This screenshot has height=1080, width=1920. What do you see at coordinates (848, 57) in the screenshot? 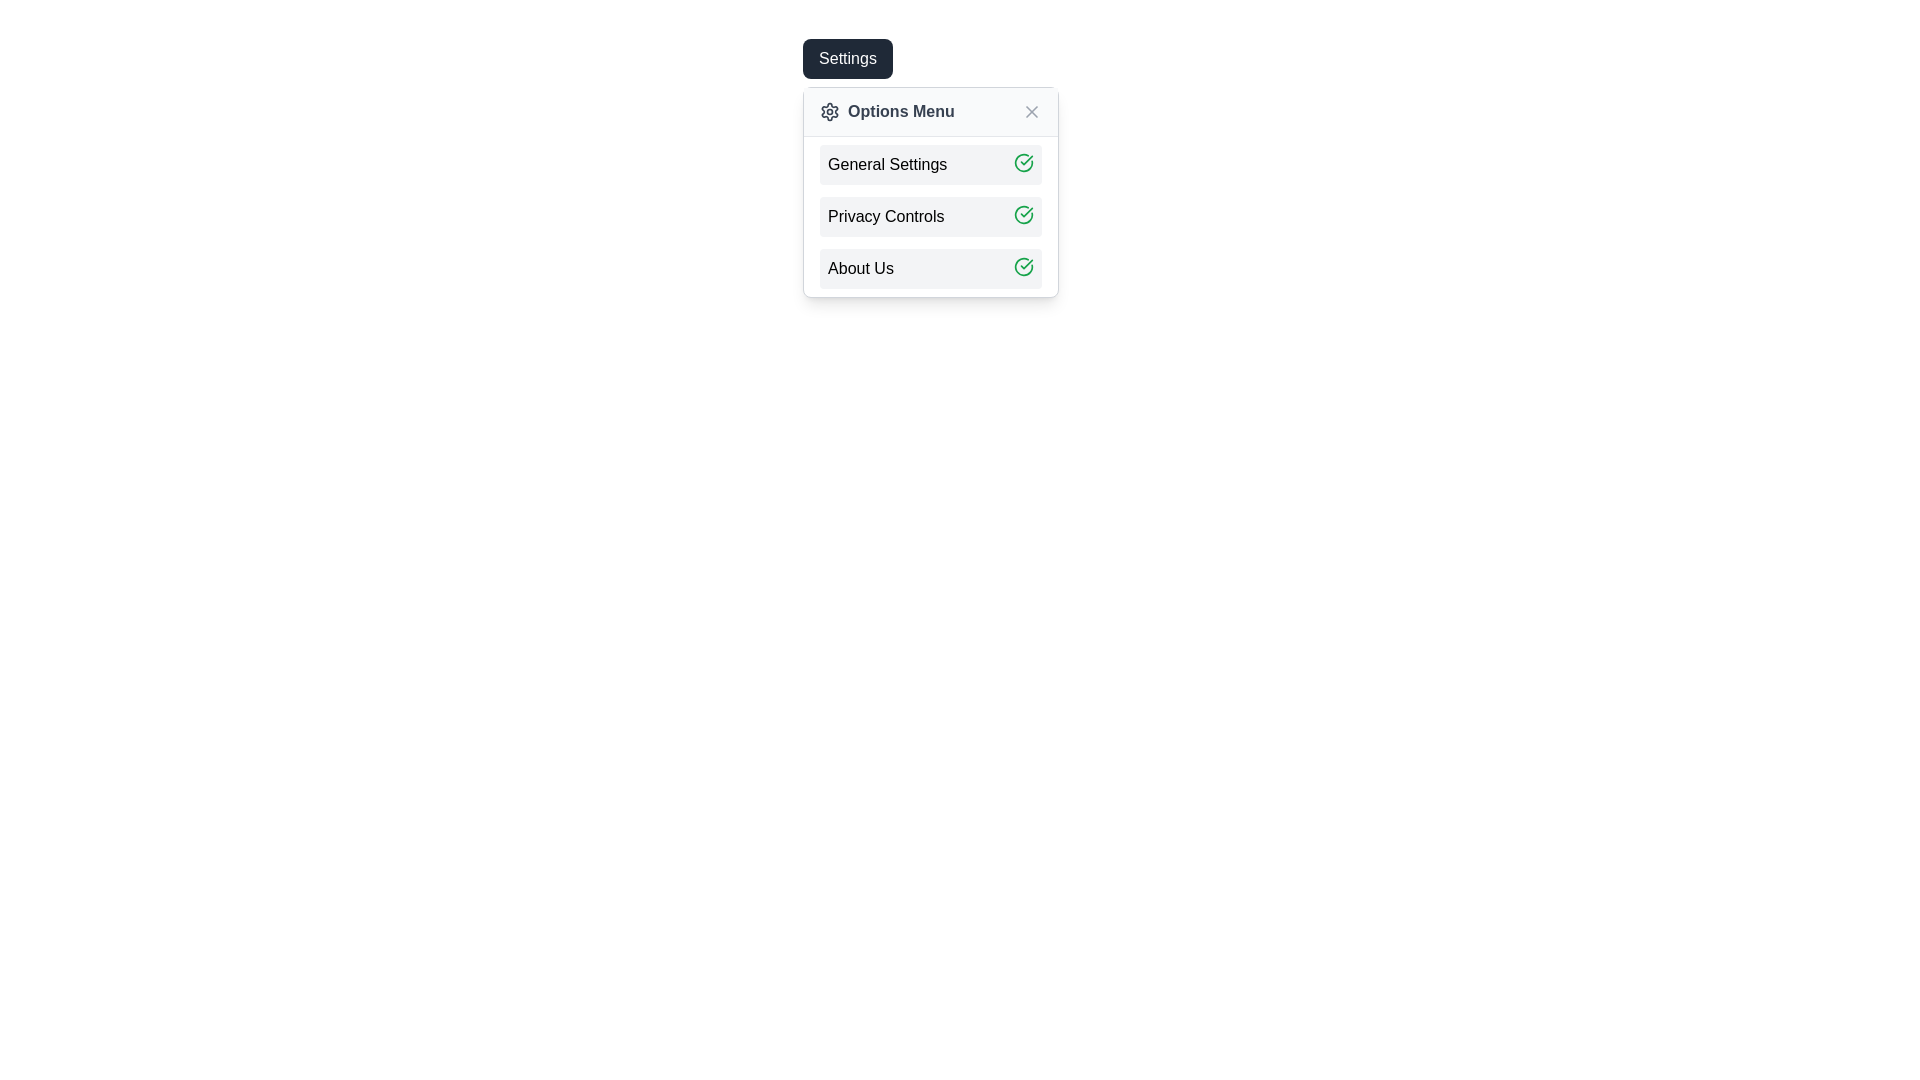
I see `the 'Settings' button, which has white text on a dark gray background and rounded corners, located at the top-left of the dropdown menu` at bounding box center [848, 57].